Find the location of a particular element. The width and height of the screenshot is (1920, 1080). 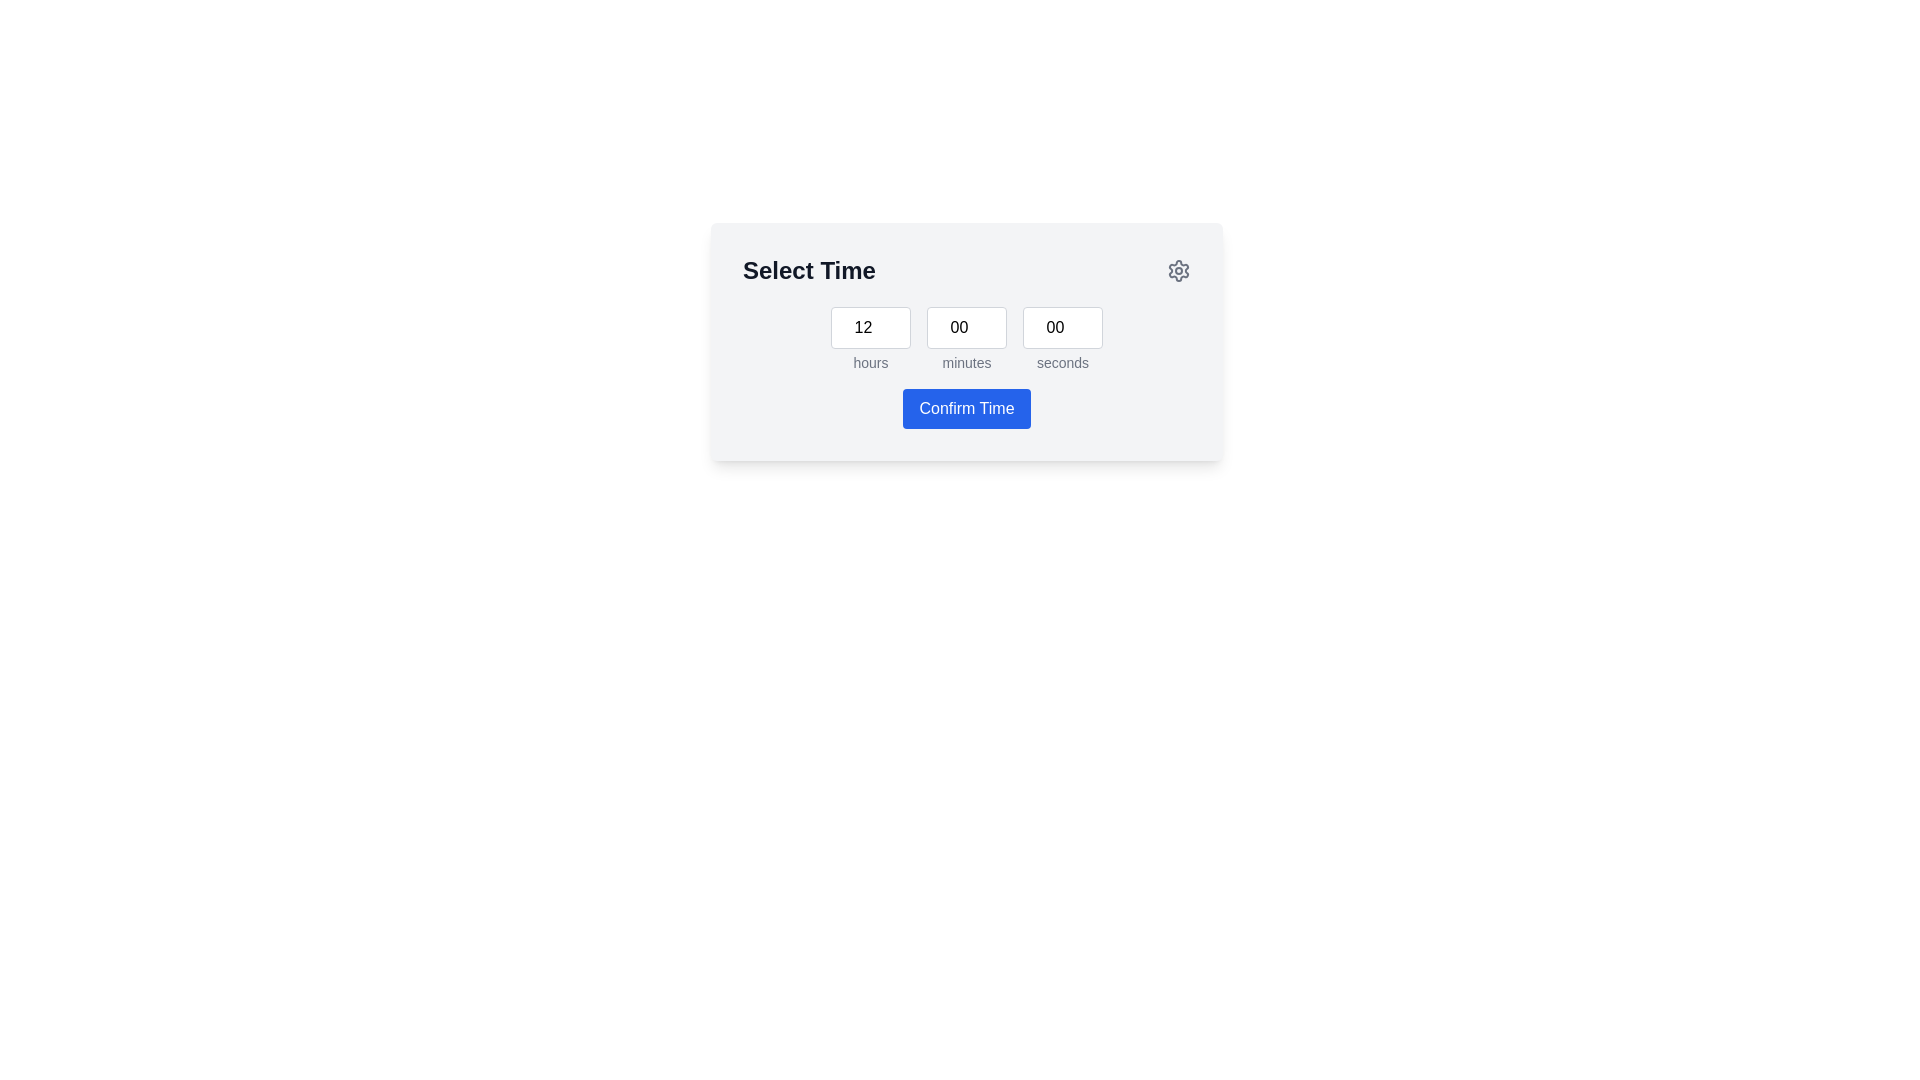

the text label reading 'seconds' that appears below the third input field for time input, styled with a smaller font size and gray coloring is located at coordinates (1061, 338).